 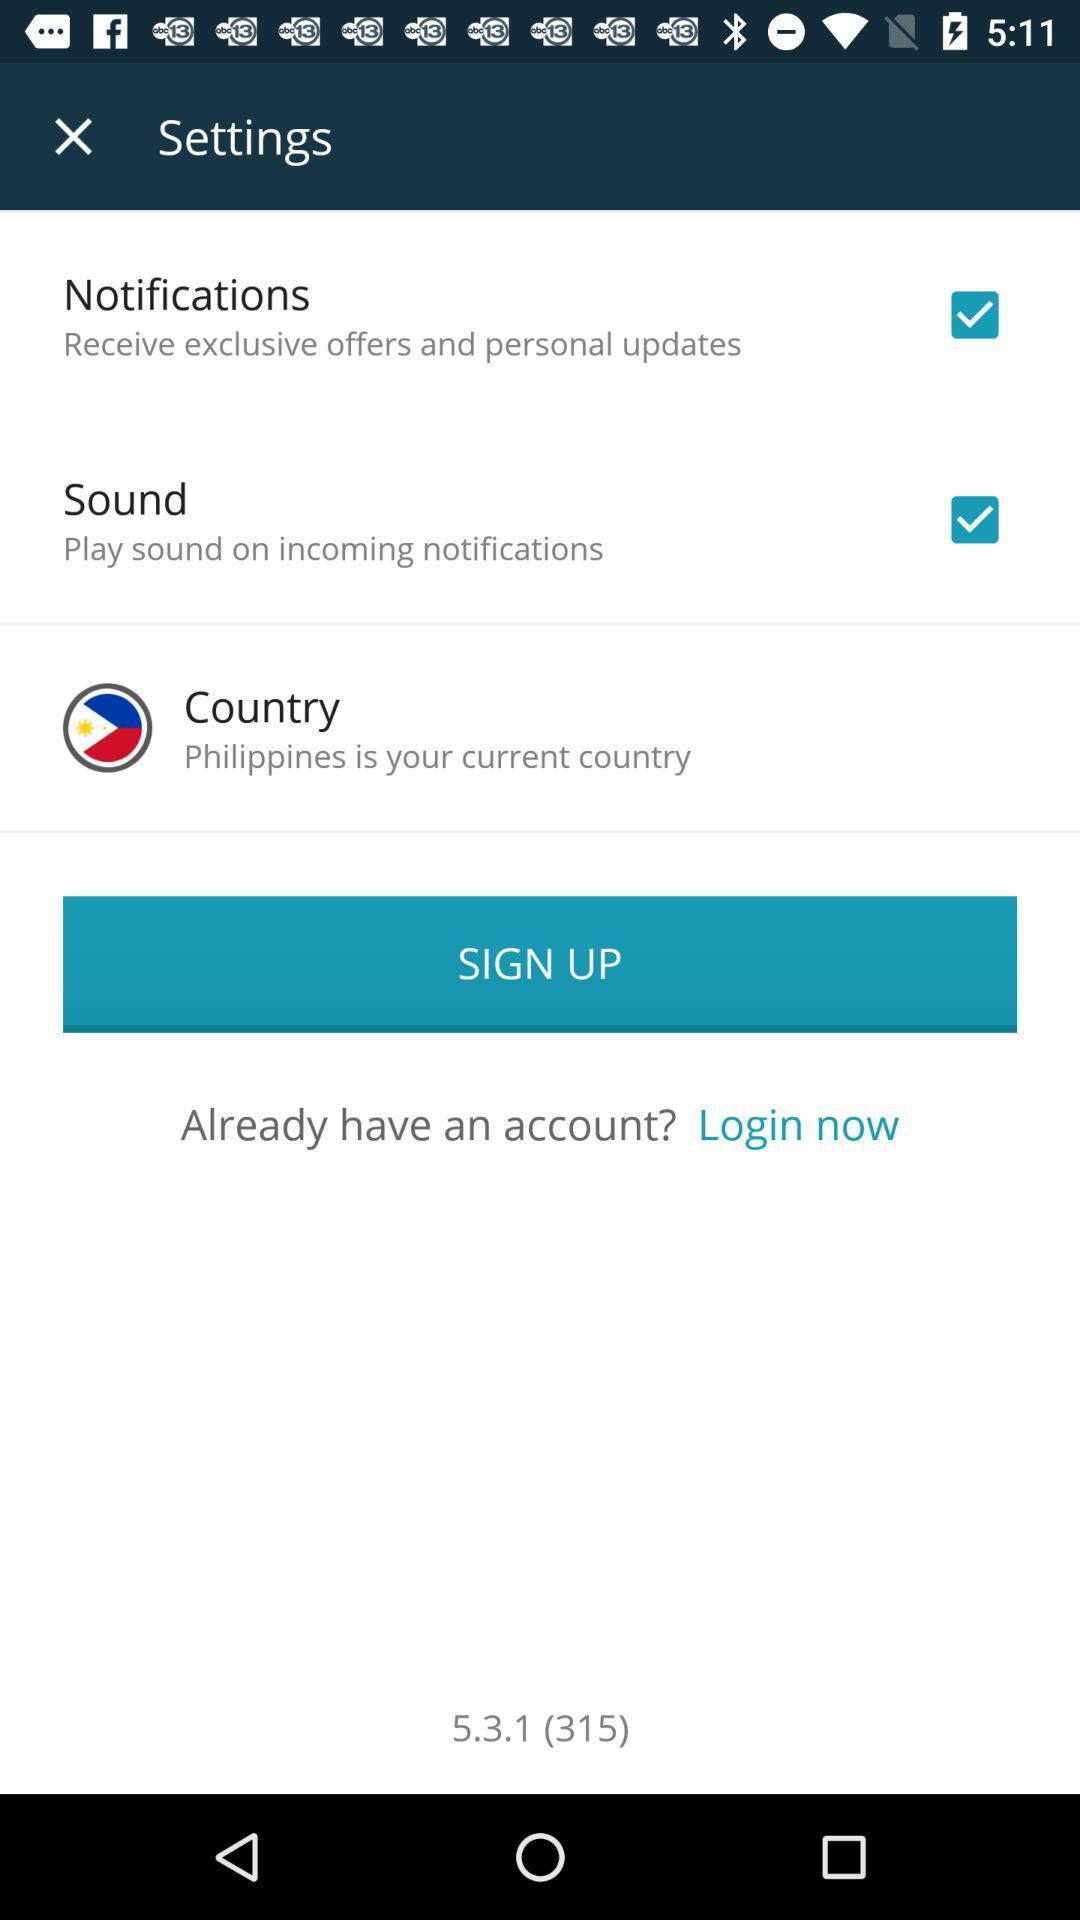 What do you see at coordinates (797, 1123) in the screenshot?
I see `the icon next to already have an icon` at bounding box center [797, 1123].